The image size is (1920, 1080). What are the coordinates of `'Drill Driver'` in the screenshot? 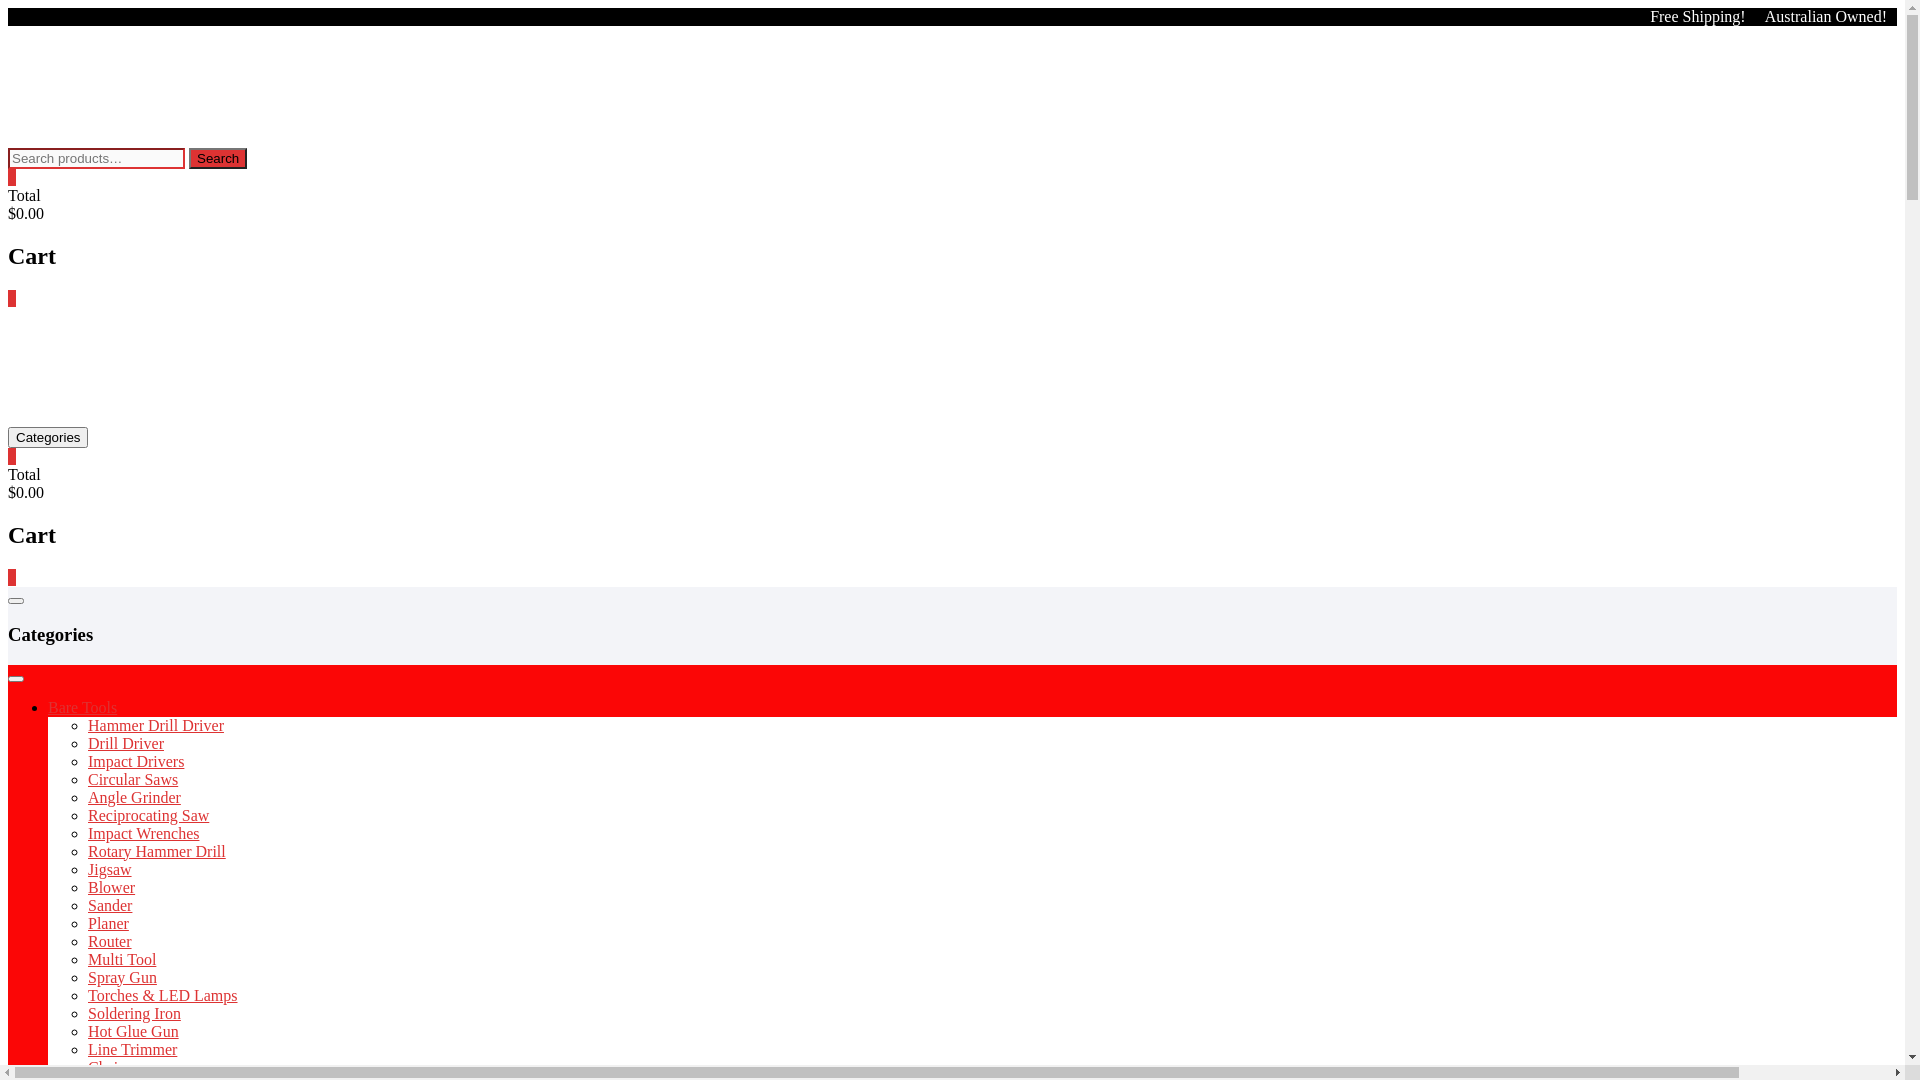 It's located at (86, 743).